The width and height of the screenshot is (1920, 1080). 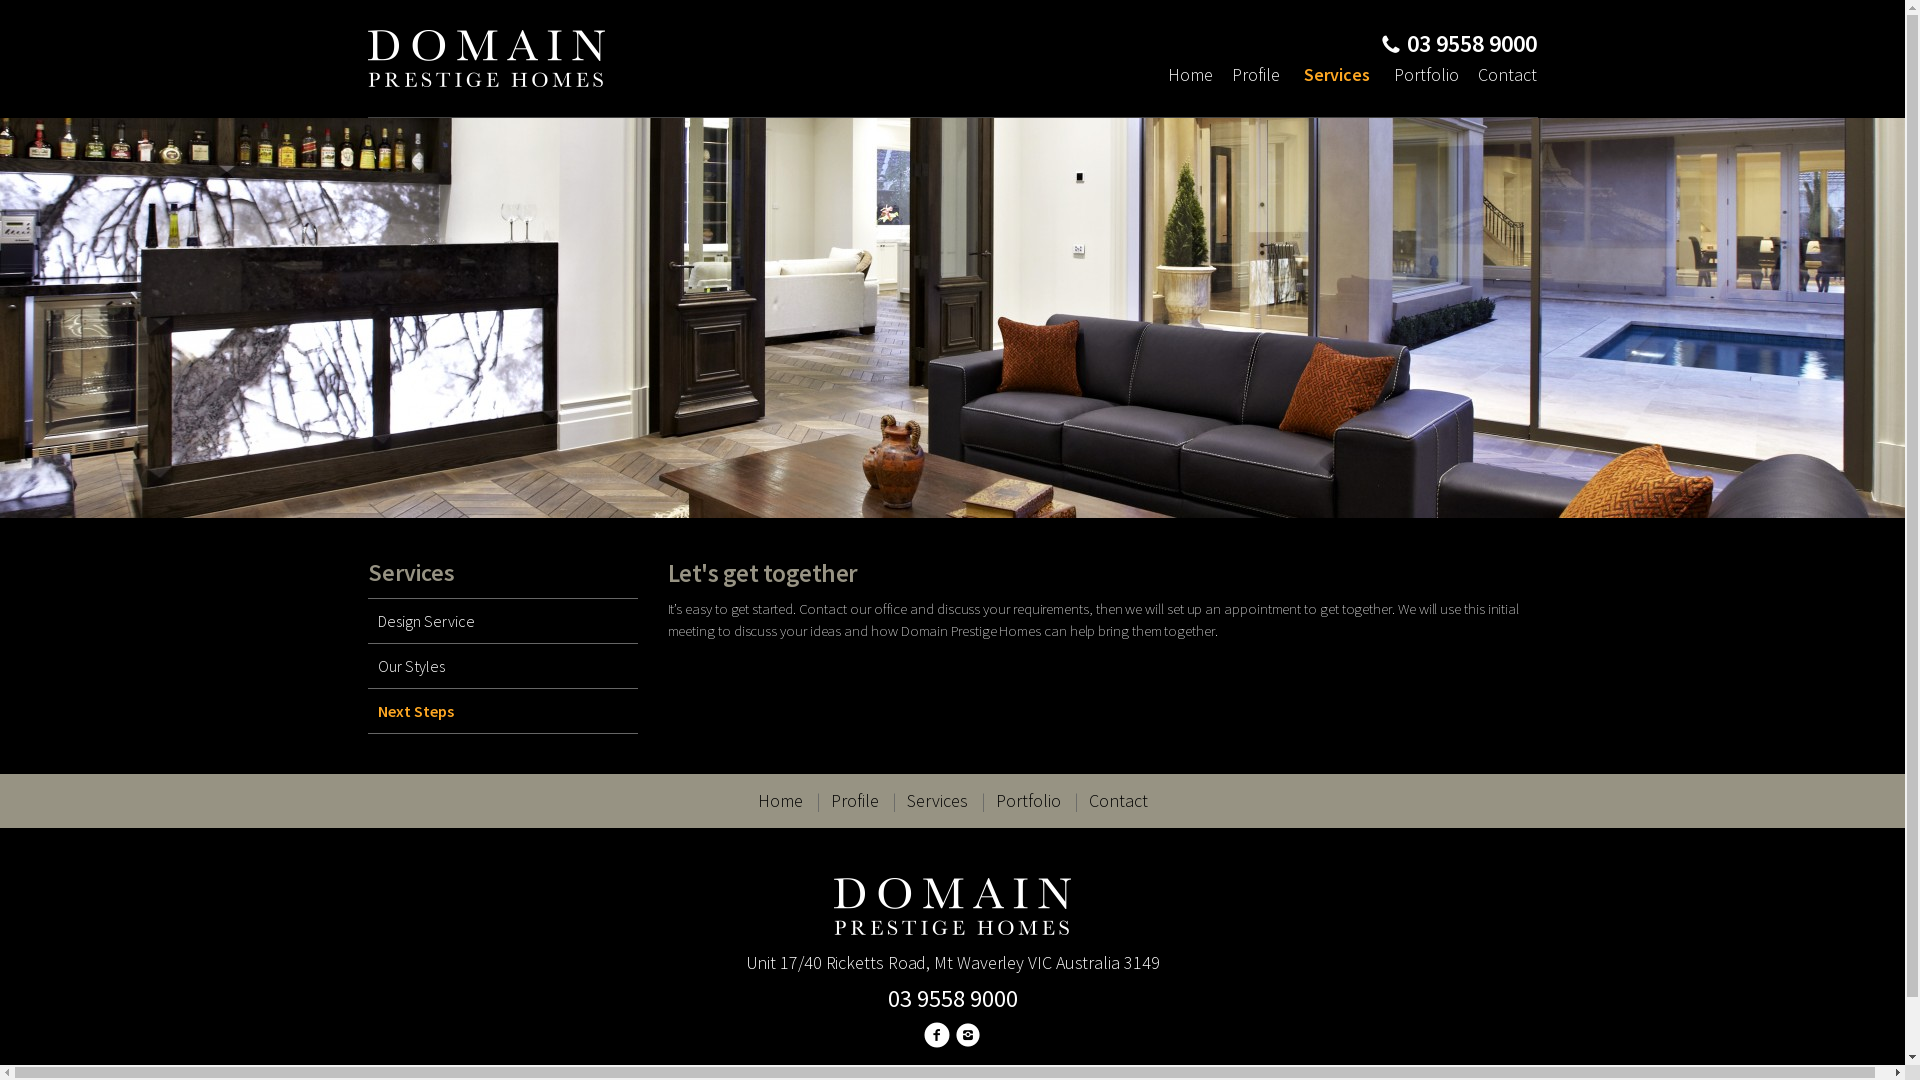 I want to click on 'Profile', so click(x=854, y=800).